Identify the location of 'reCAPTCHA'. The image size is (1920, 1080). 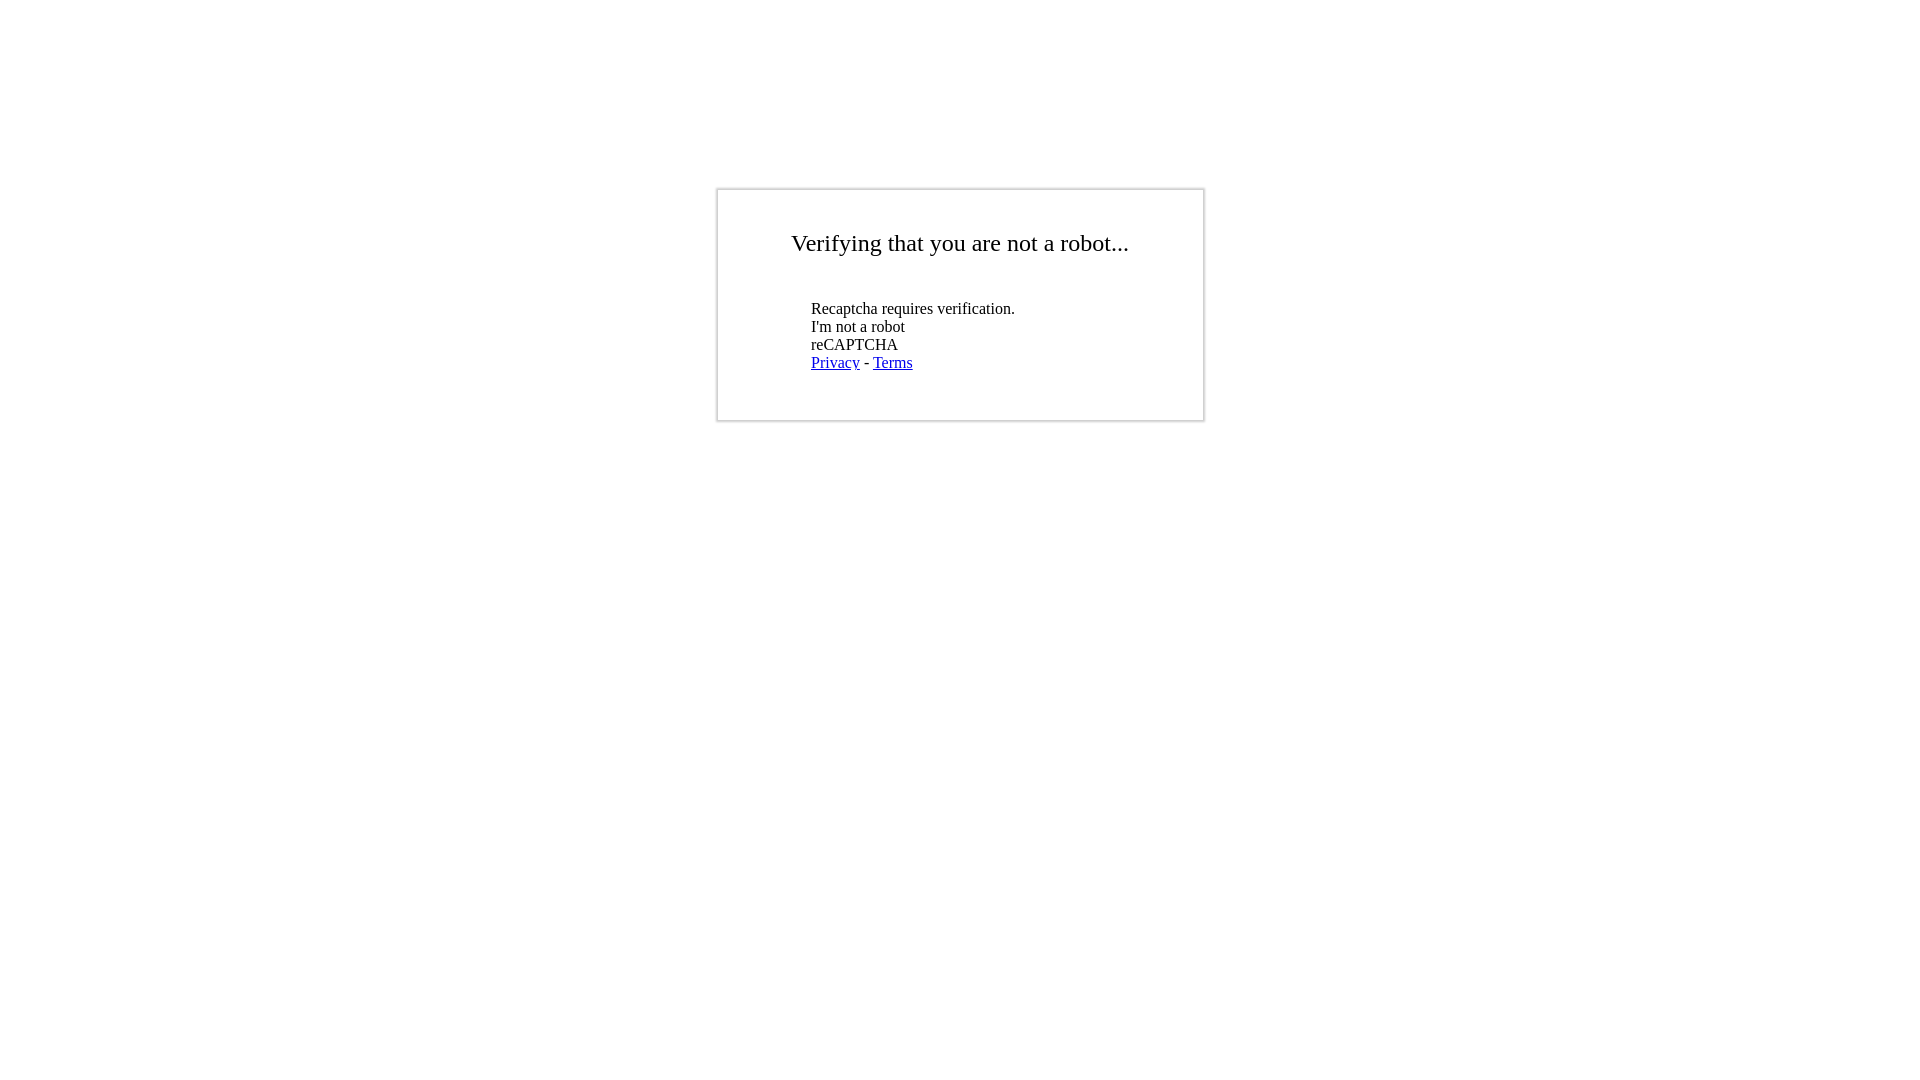
(954, 330).